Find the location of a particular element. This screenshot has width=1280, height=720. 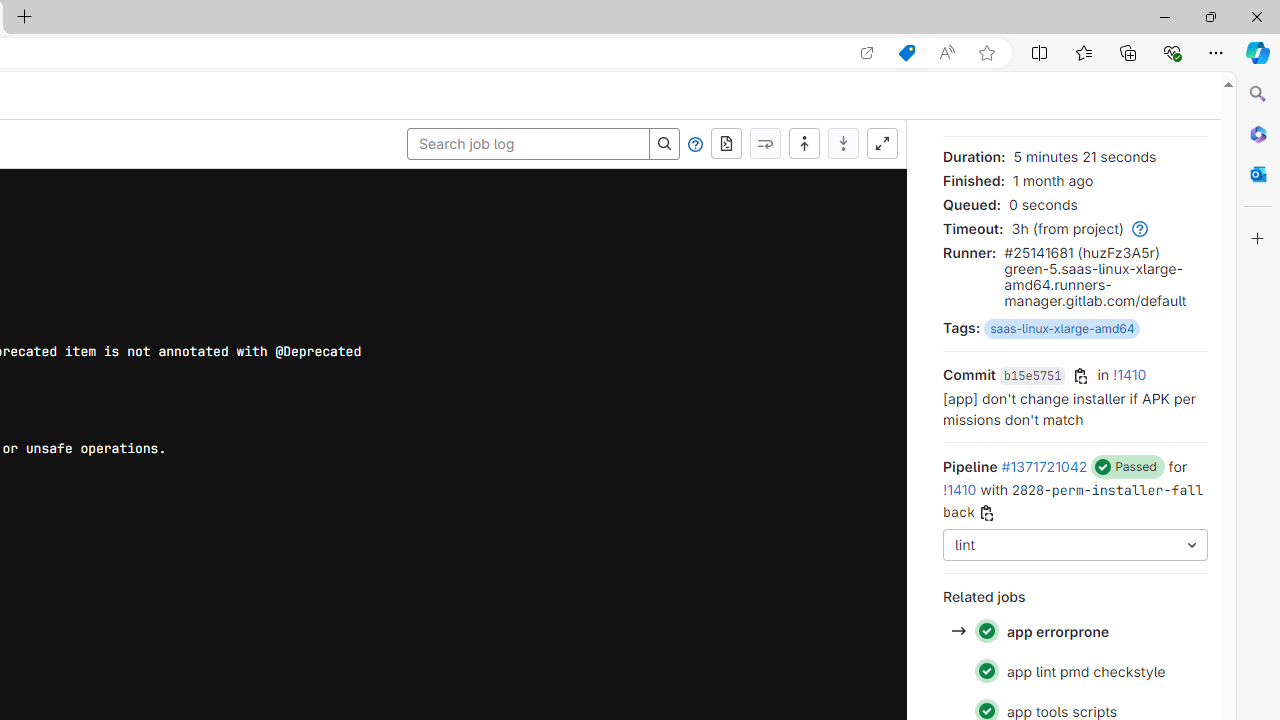

'b15e5751' is located at coordinates (1032, 376).